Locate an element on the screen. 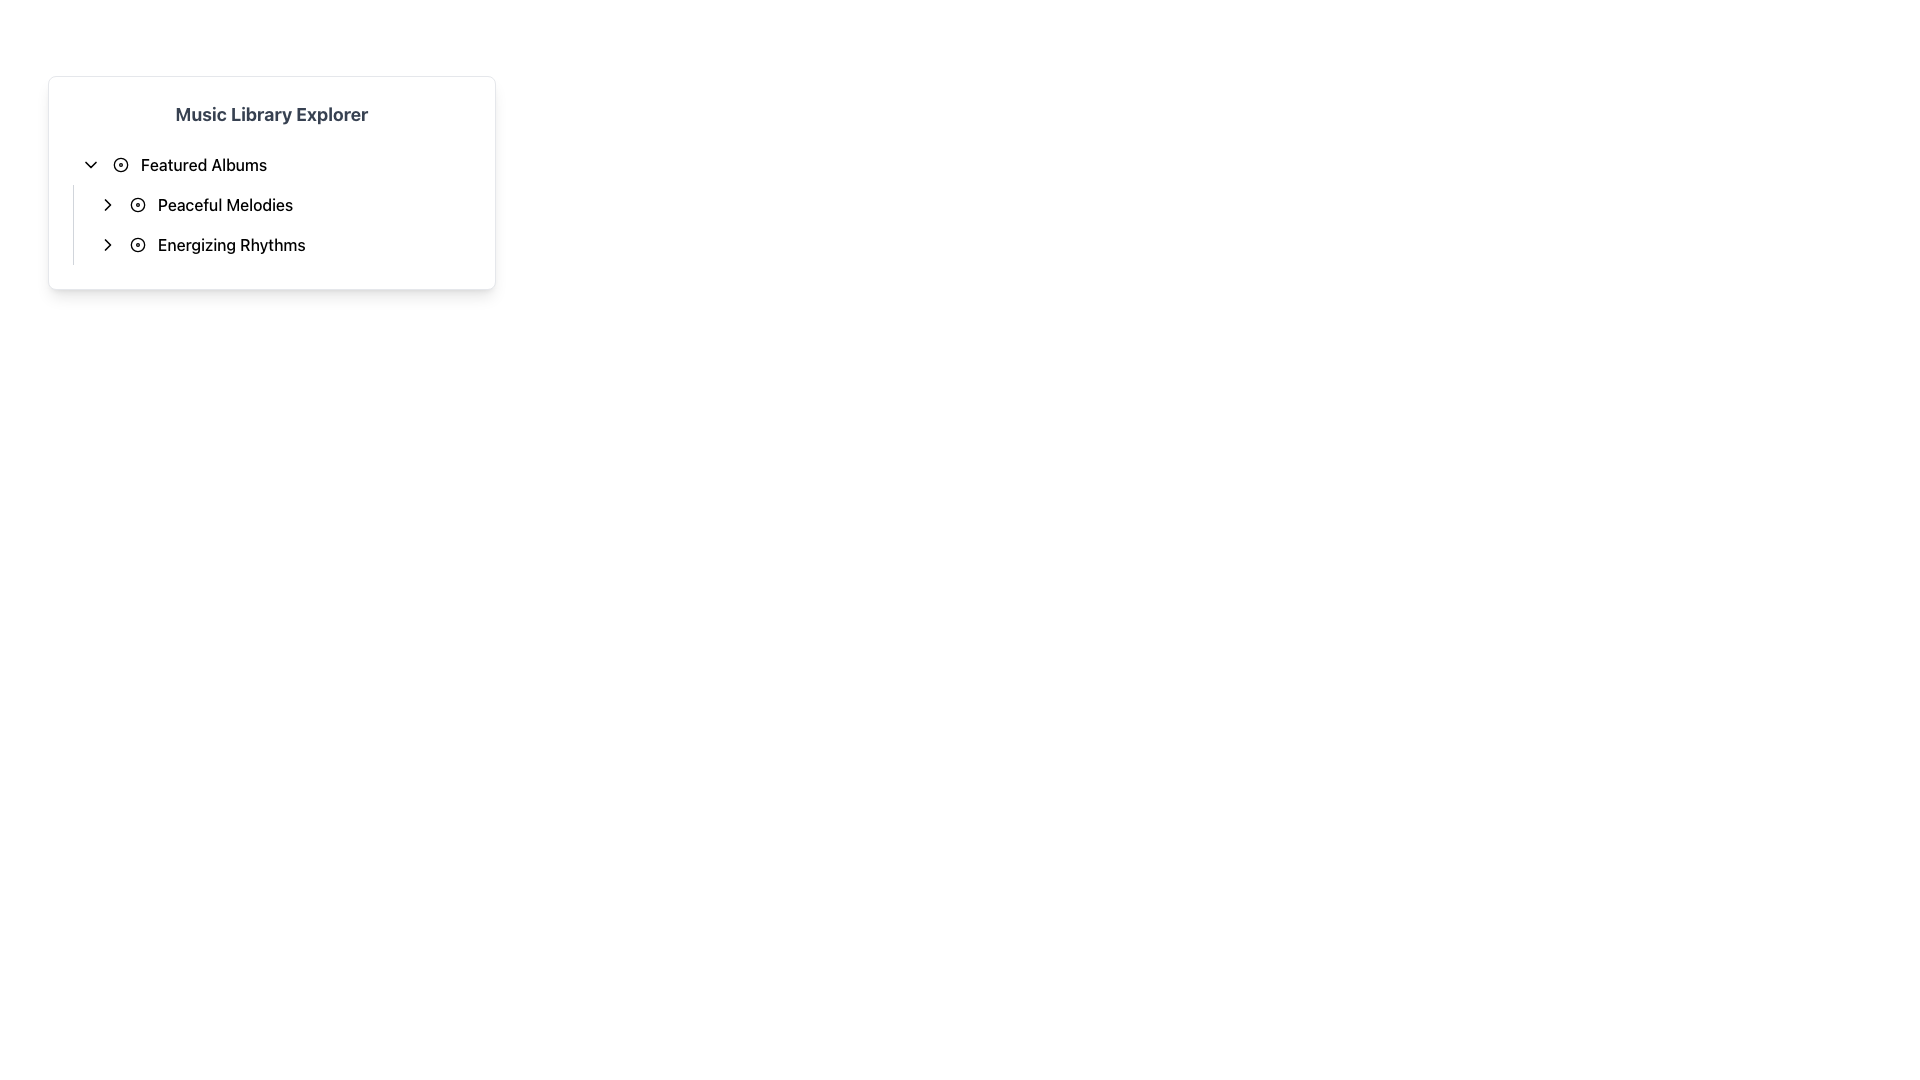 Image resolution: width=1920 pixels, height=1080 pixels. the right-pointing chevron icon located next to the label 'Peaceful Melodies' is located at coordinates (107, 204).